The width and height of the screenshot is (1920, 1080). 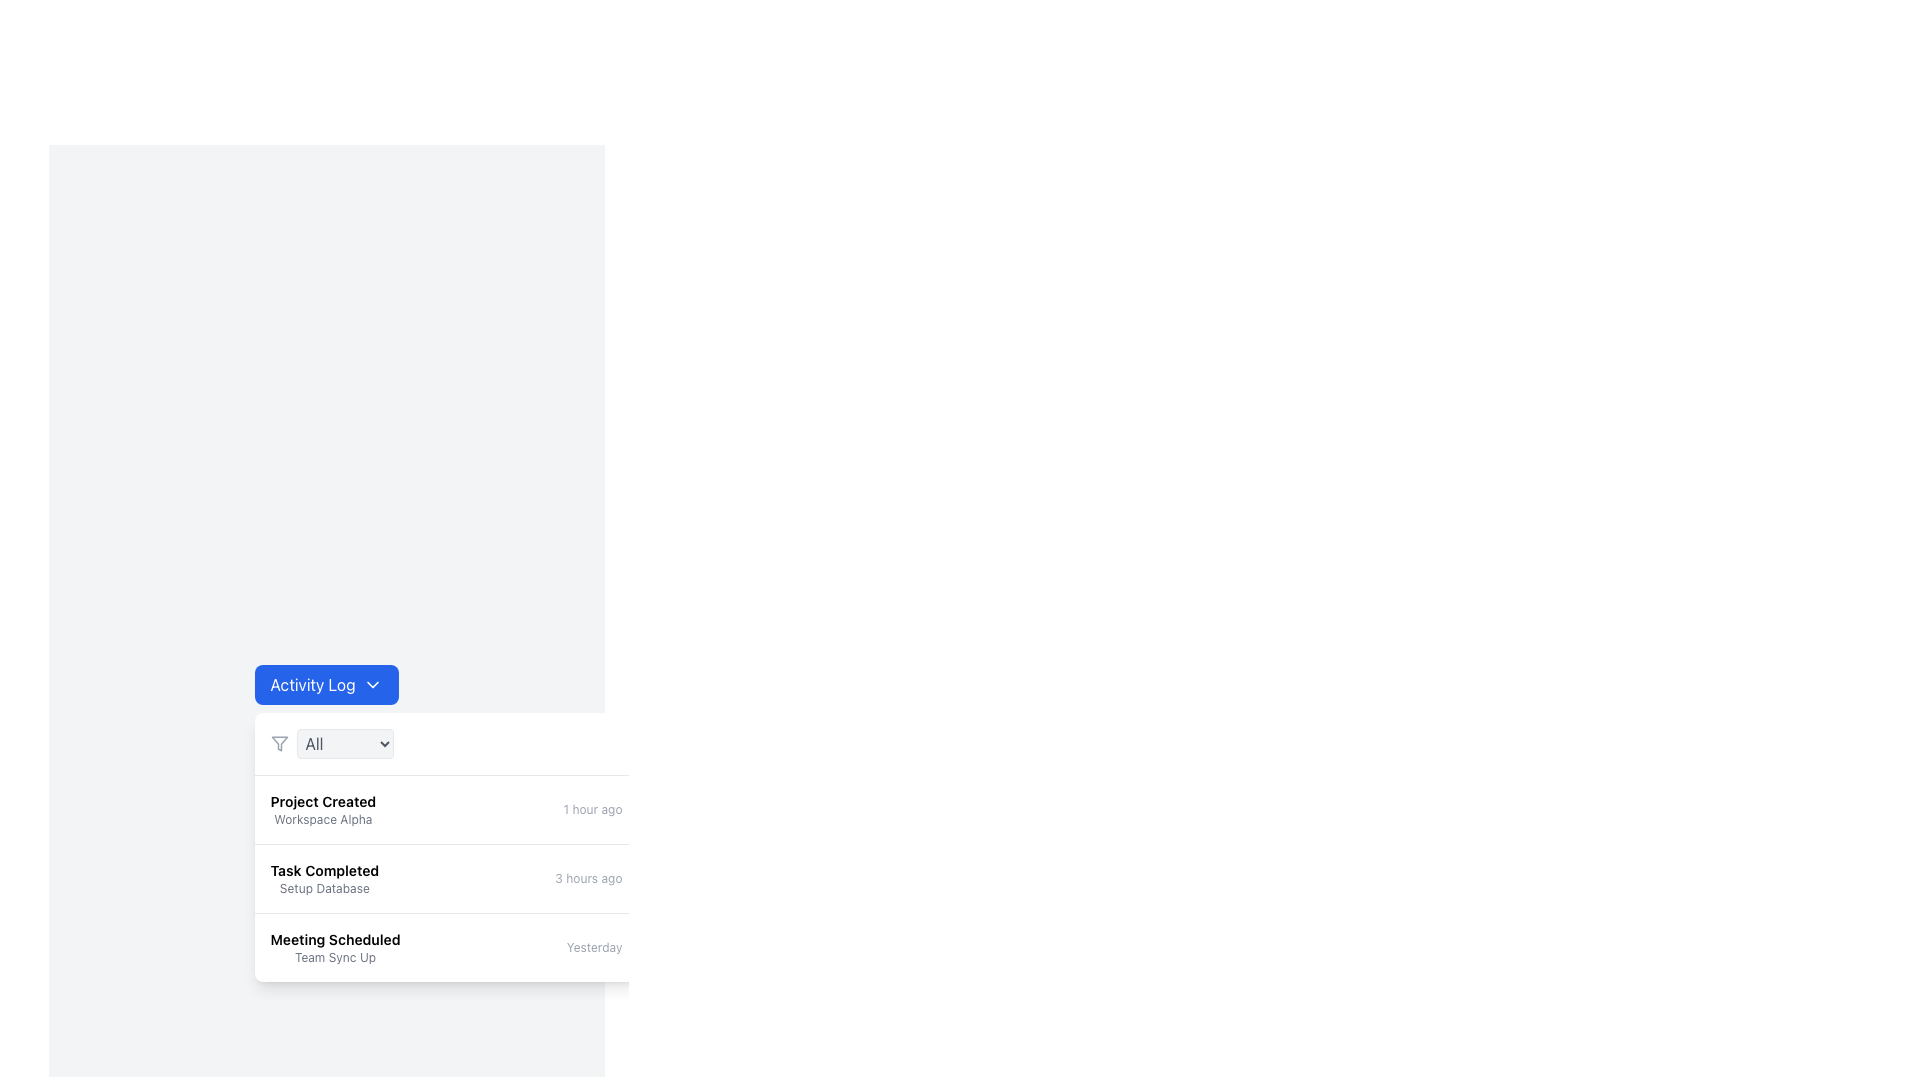 I want to click on the text label reading 'Workspace Alpha' which is styled in a small font size and light gray color, located beneath the 'Project Created' text label in the 'Activity Log' dropdown list, so click(x=323, y=820).